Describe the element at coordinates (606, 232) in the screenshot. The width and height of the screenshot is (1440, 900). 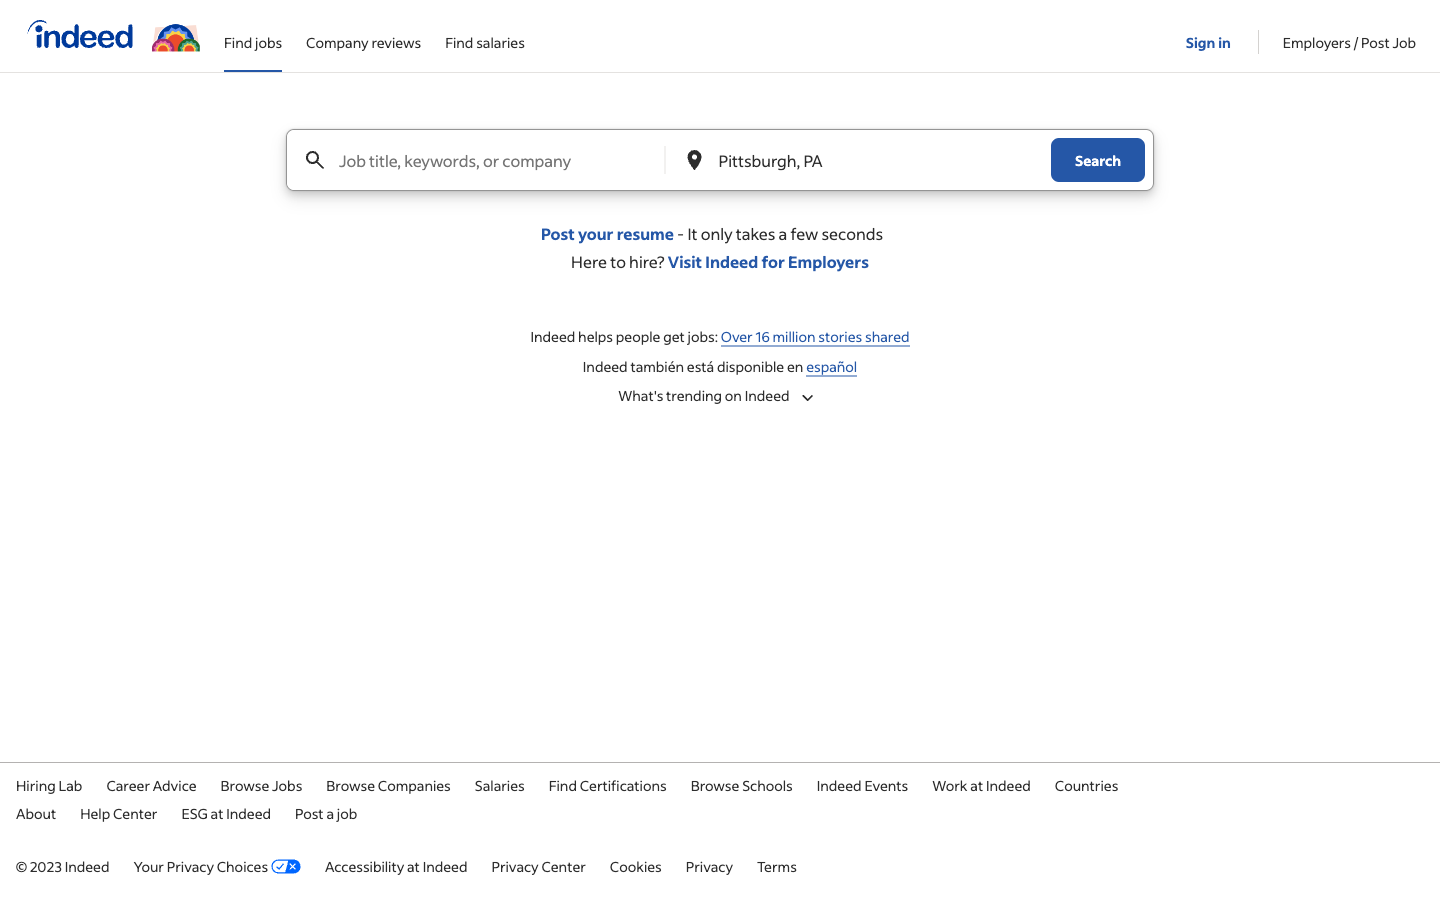
I see `Submit your resume on the given webpage` at that location.